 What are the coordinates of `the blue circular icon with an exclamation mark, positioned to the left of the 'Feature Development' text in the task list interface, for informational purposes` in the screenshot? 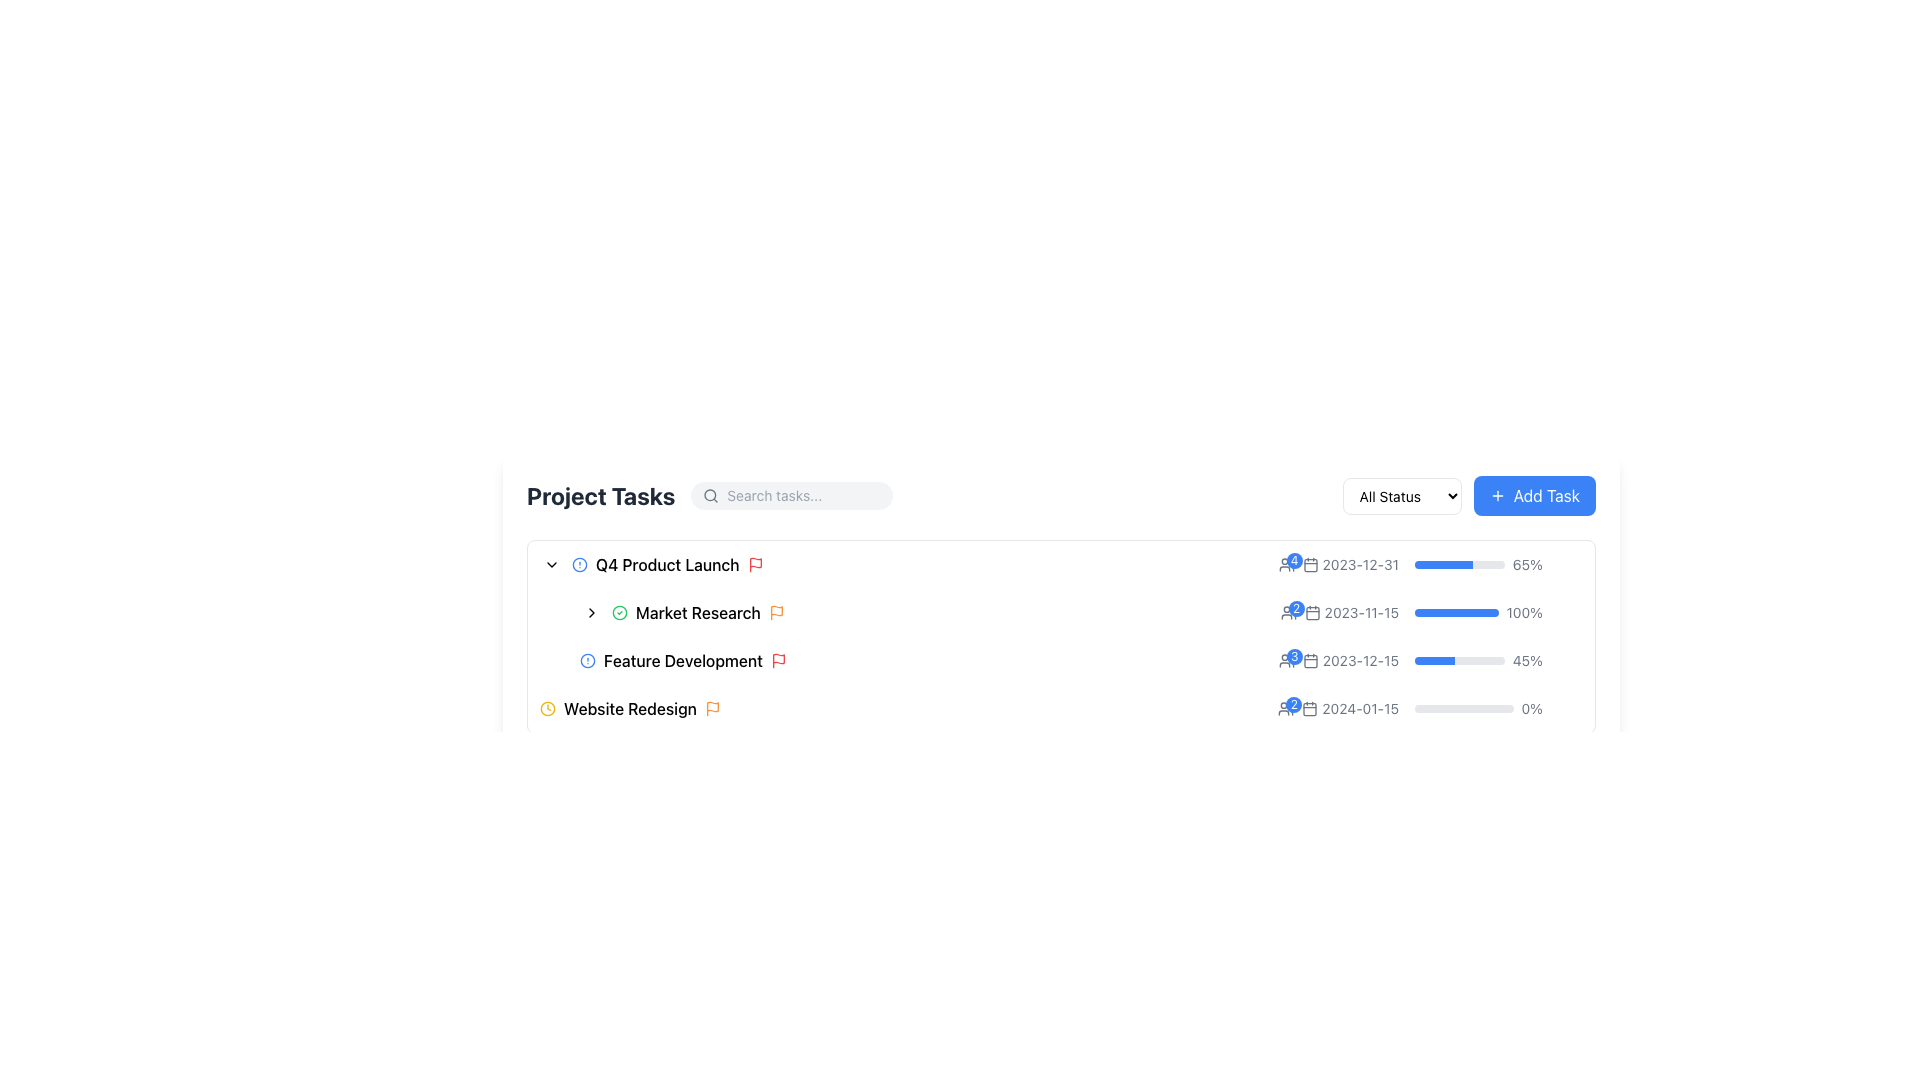 It's located at (587, 660).